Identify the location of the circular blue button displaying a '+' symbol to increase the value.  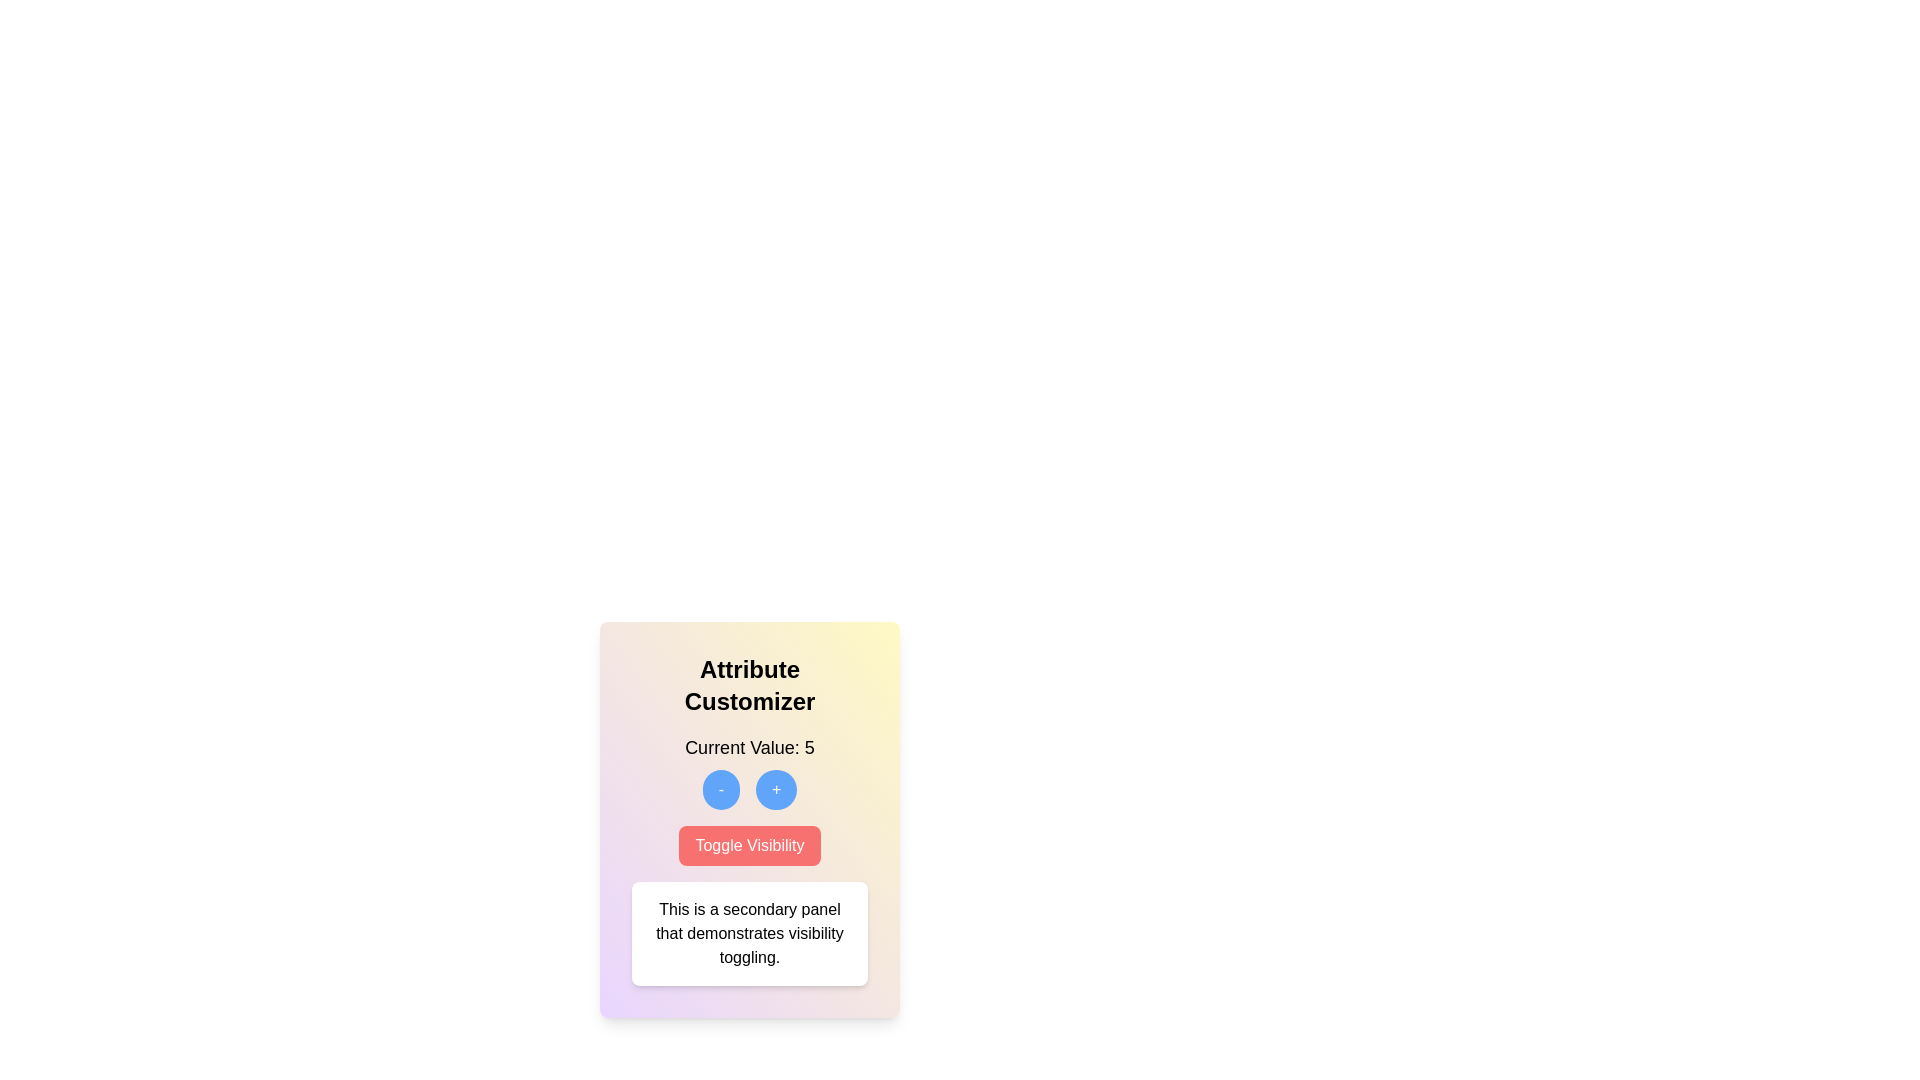
(775, 789).